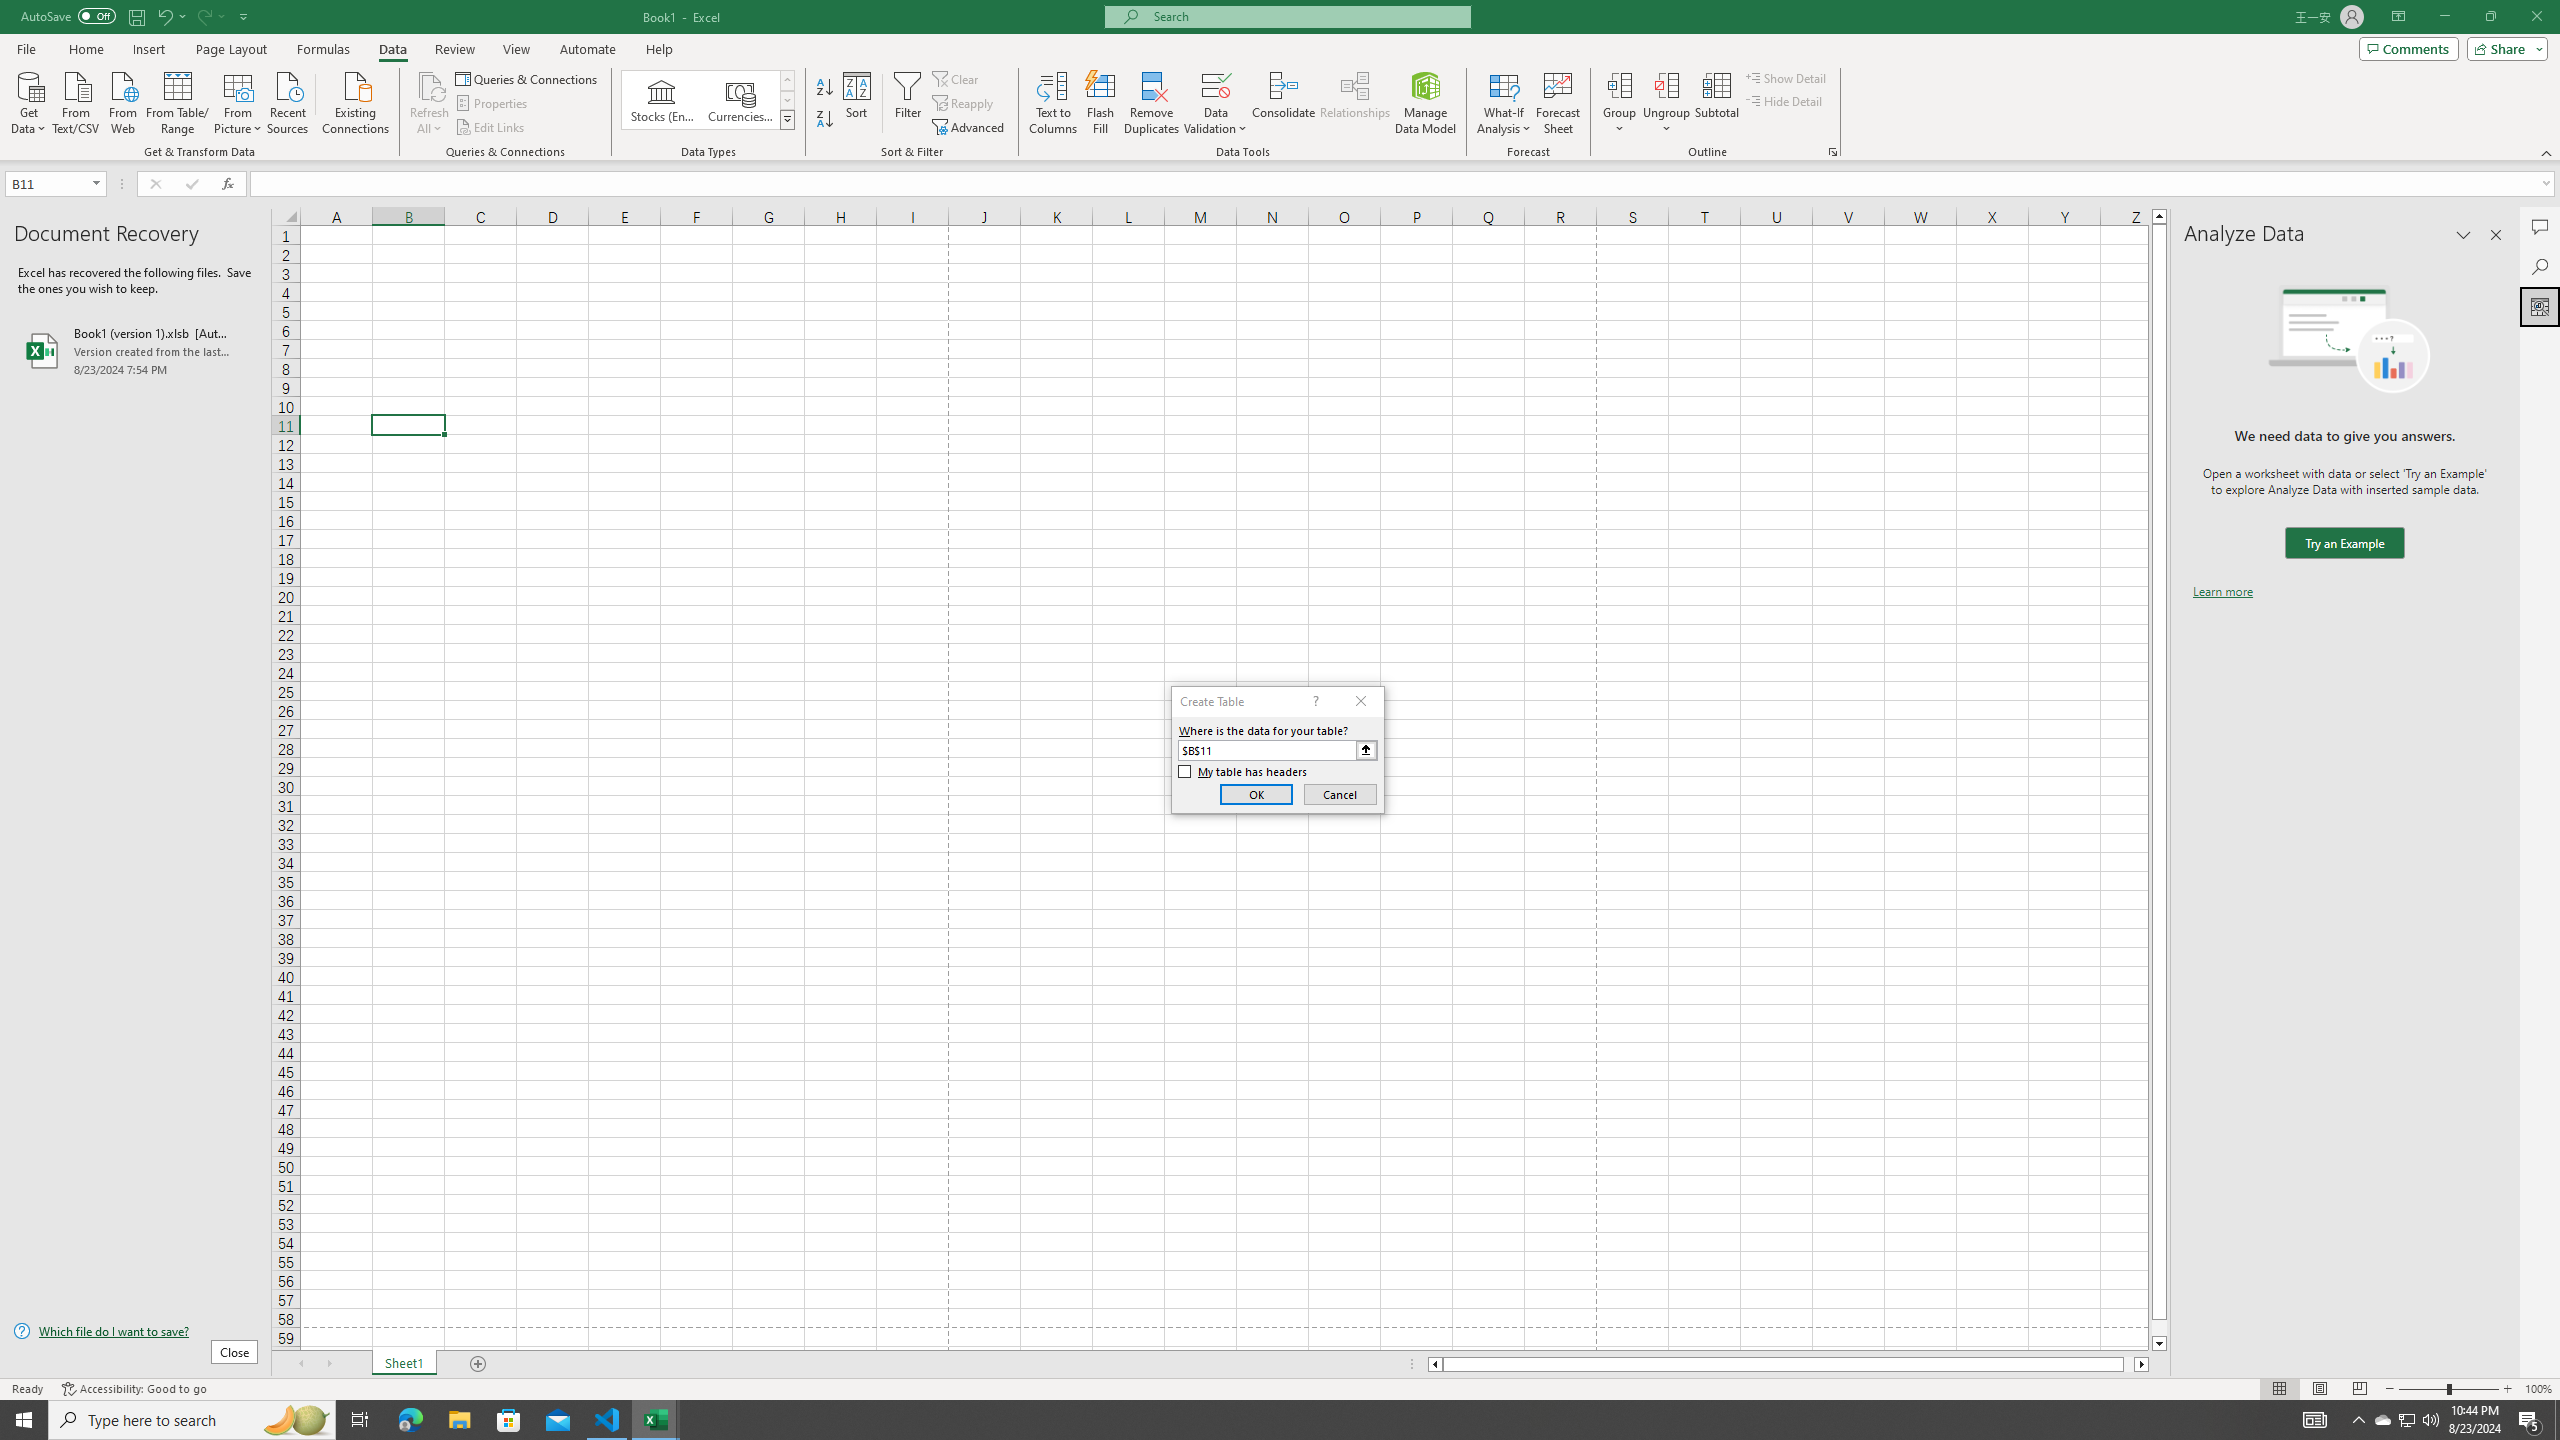 Image resolution: width=2560 pixels, height=1440 pixels. Describe the element at coordinates (244, 15) in the screenshot. I see `'Customize Quick Access Toolbar'` at that location.